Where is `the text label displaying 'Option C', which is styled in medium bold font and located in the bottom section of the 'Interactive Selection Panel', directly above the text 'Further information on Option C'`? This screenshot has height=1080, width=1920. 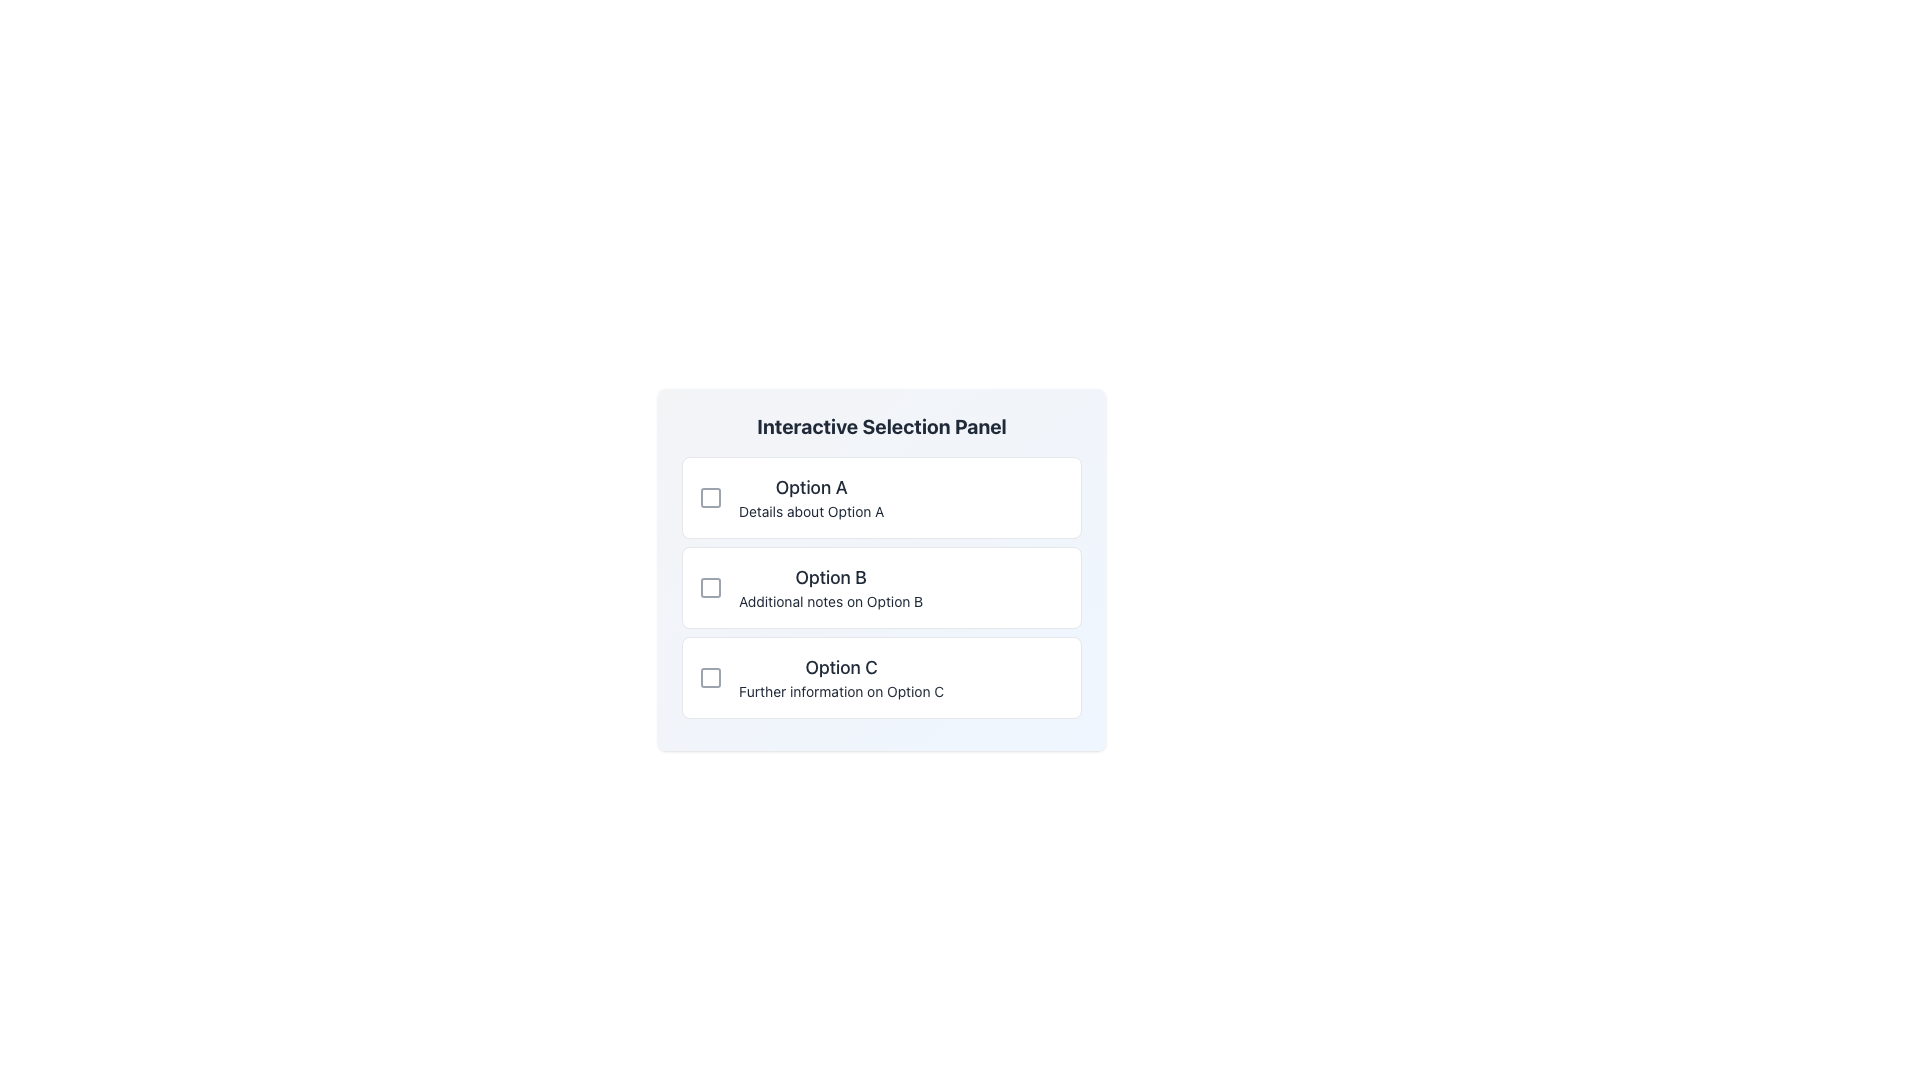 the text label displaying 'Option C', which is styled in medium bold font and located in the bottom section of the 'Interactive Selection Panel', directly above the text 'Further information on Option C' is located at coordinates (841, 667).